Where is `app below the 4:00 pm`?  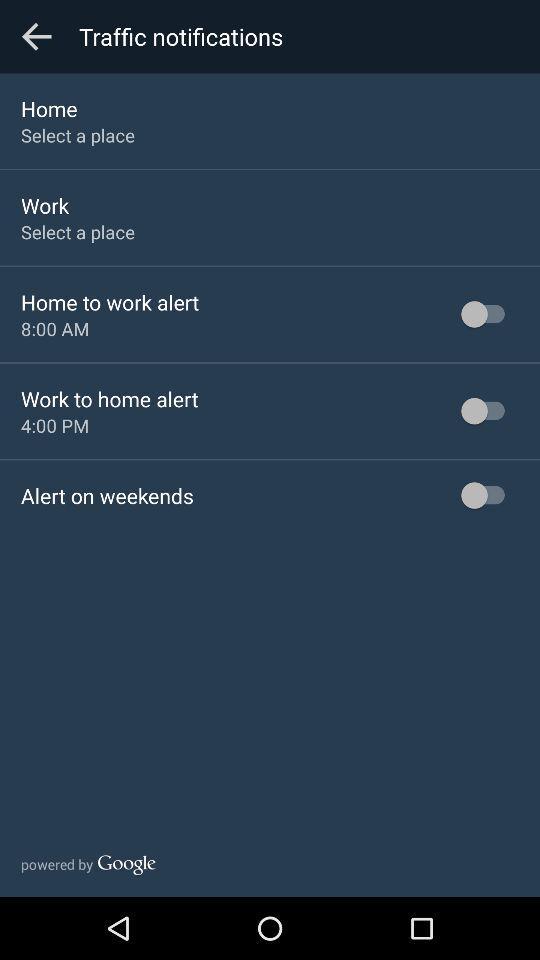
app below the 4:00 pm is located at coordinates (107, 494).